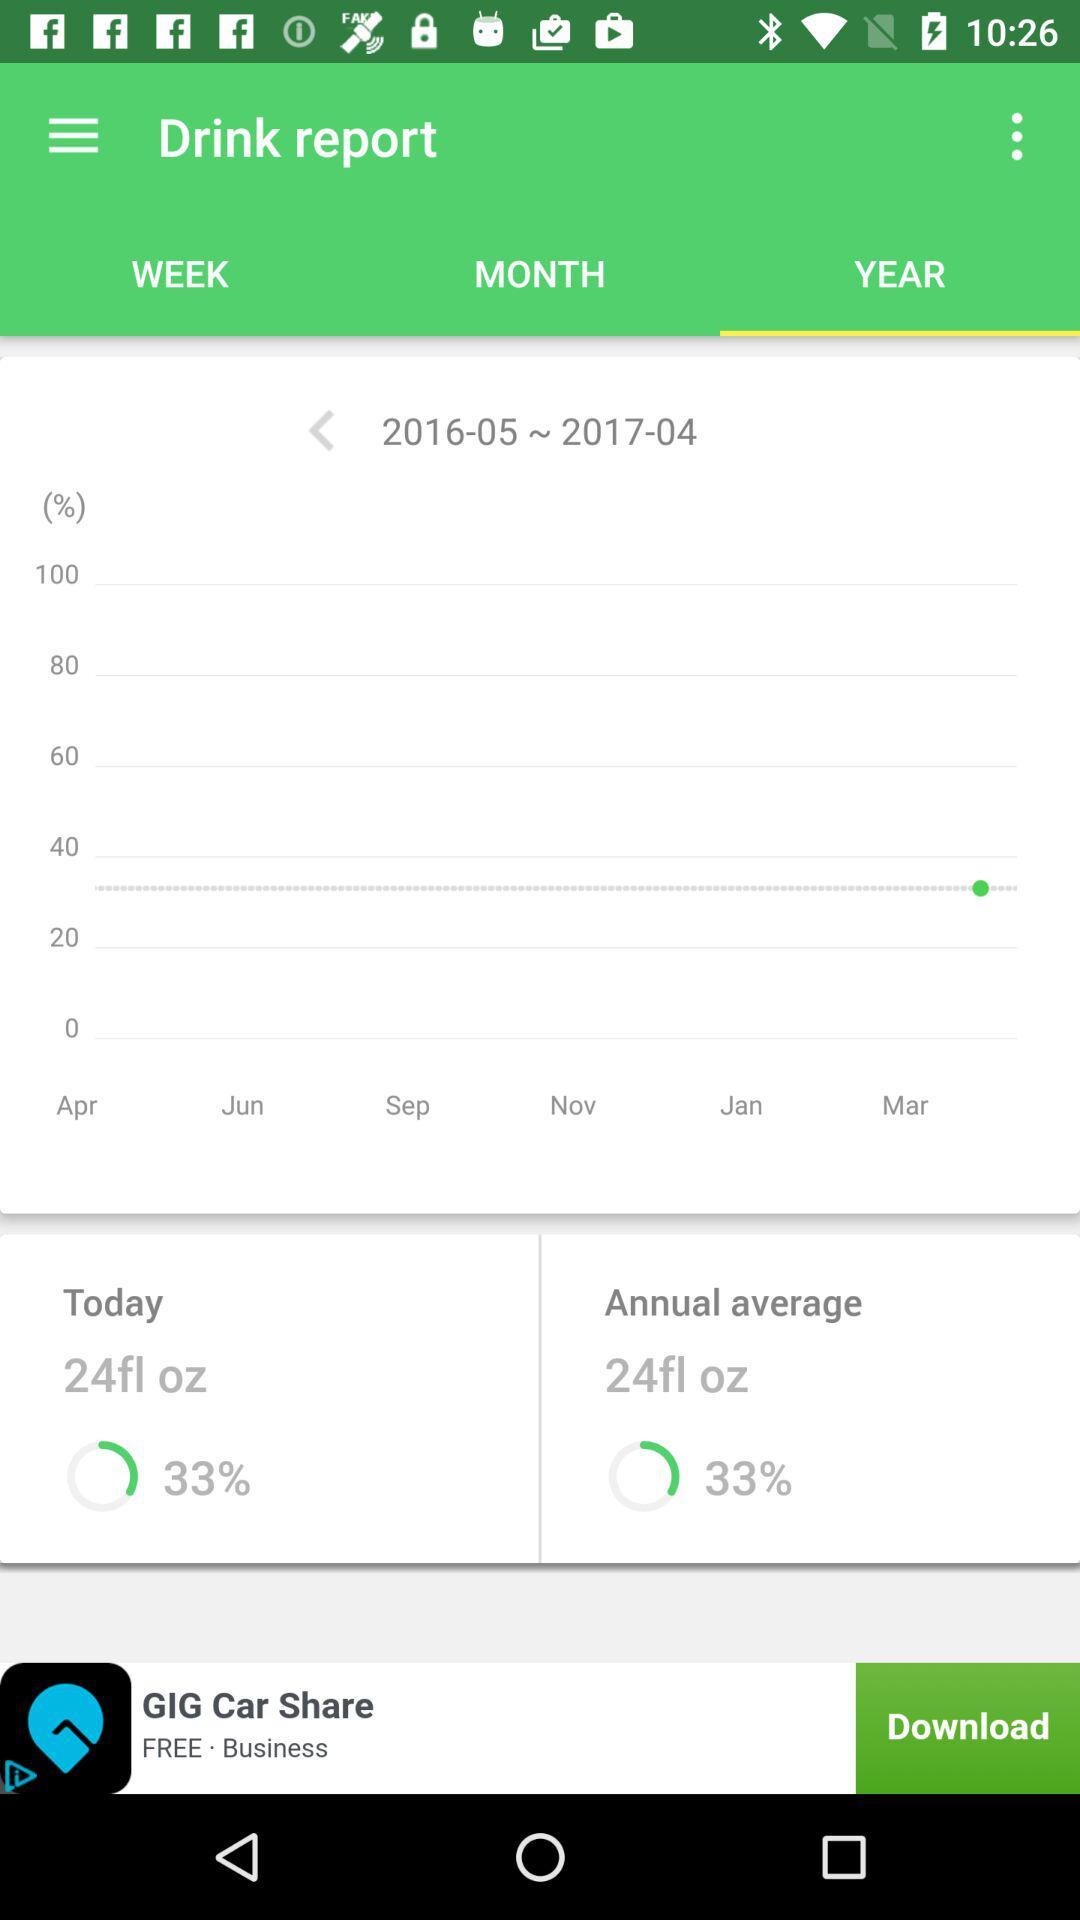 This screenshot has height=1920, width=1080. What do you see at coordinates (72, 135) in the screenshot?
I see `button to open up main menu` at bounding box center [72, 135].